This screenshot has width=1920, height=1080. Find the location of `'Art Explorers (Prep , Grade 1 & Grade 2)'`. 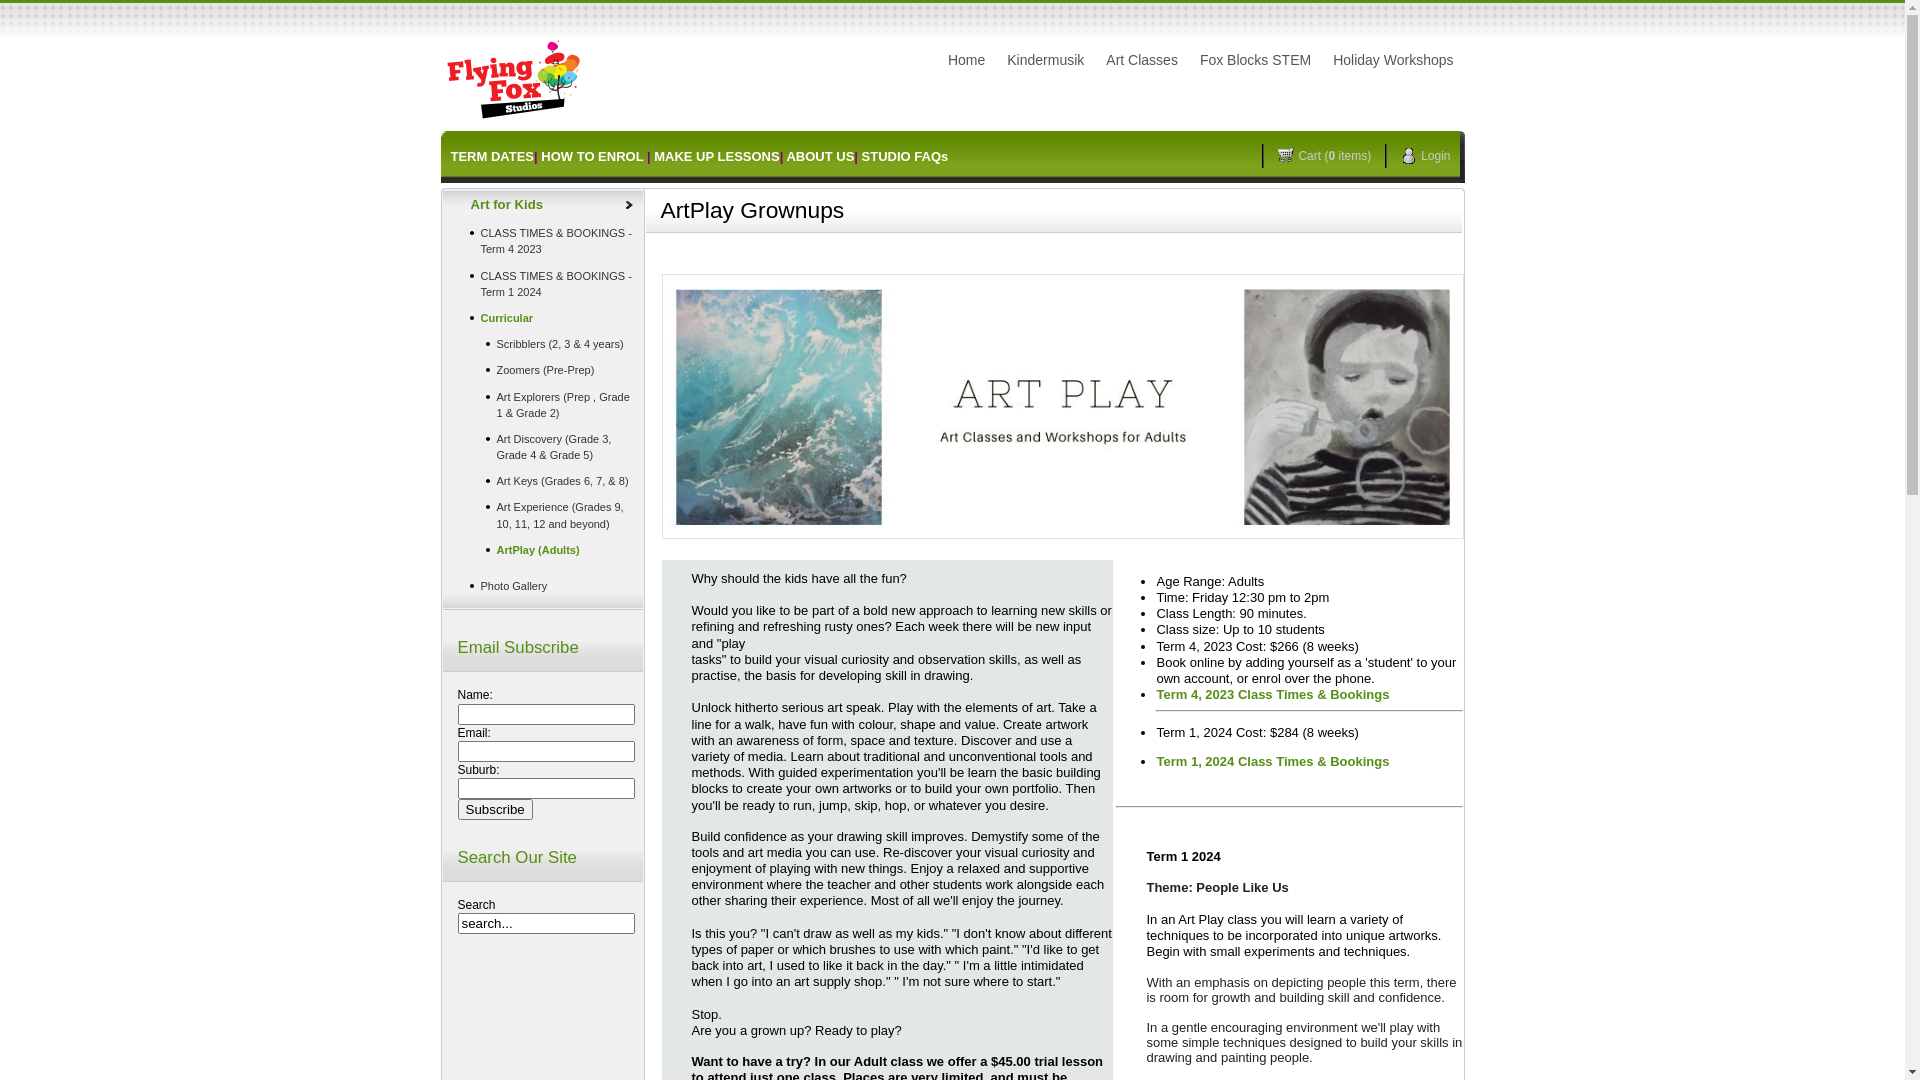

'Art Explorers (Prep , Grade 1 & Grade 2)' is located at coordinates (542, 404).